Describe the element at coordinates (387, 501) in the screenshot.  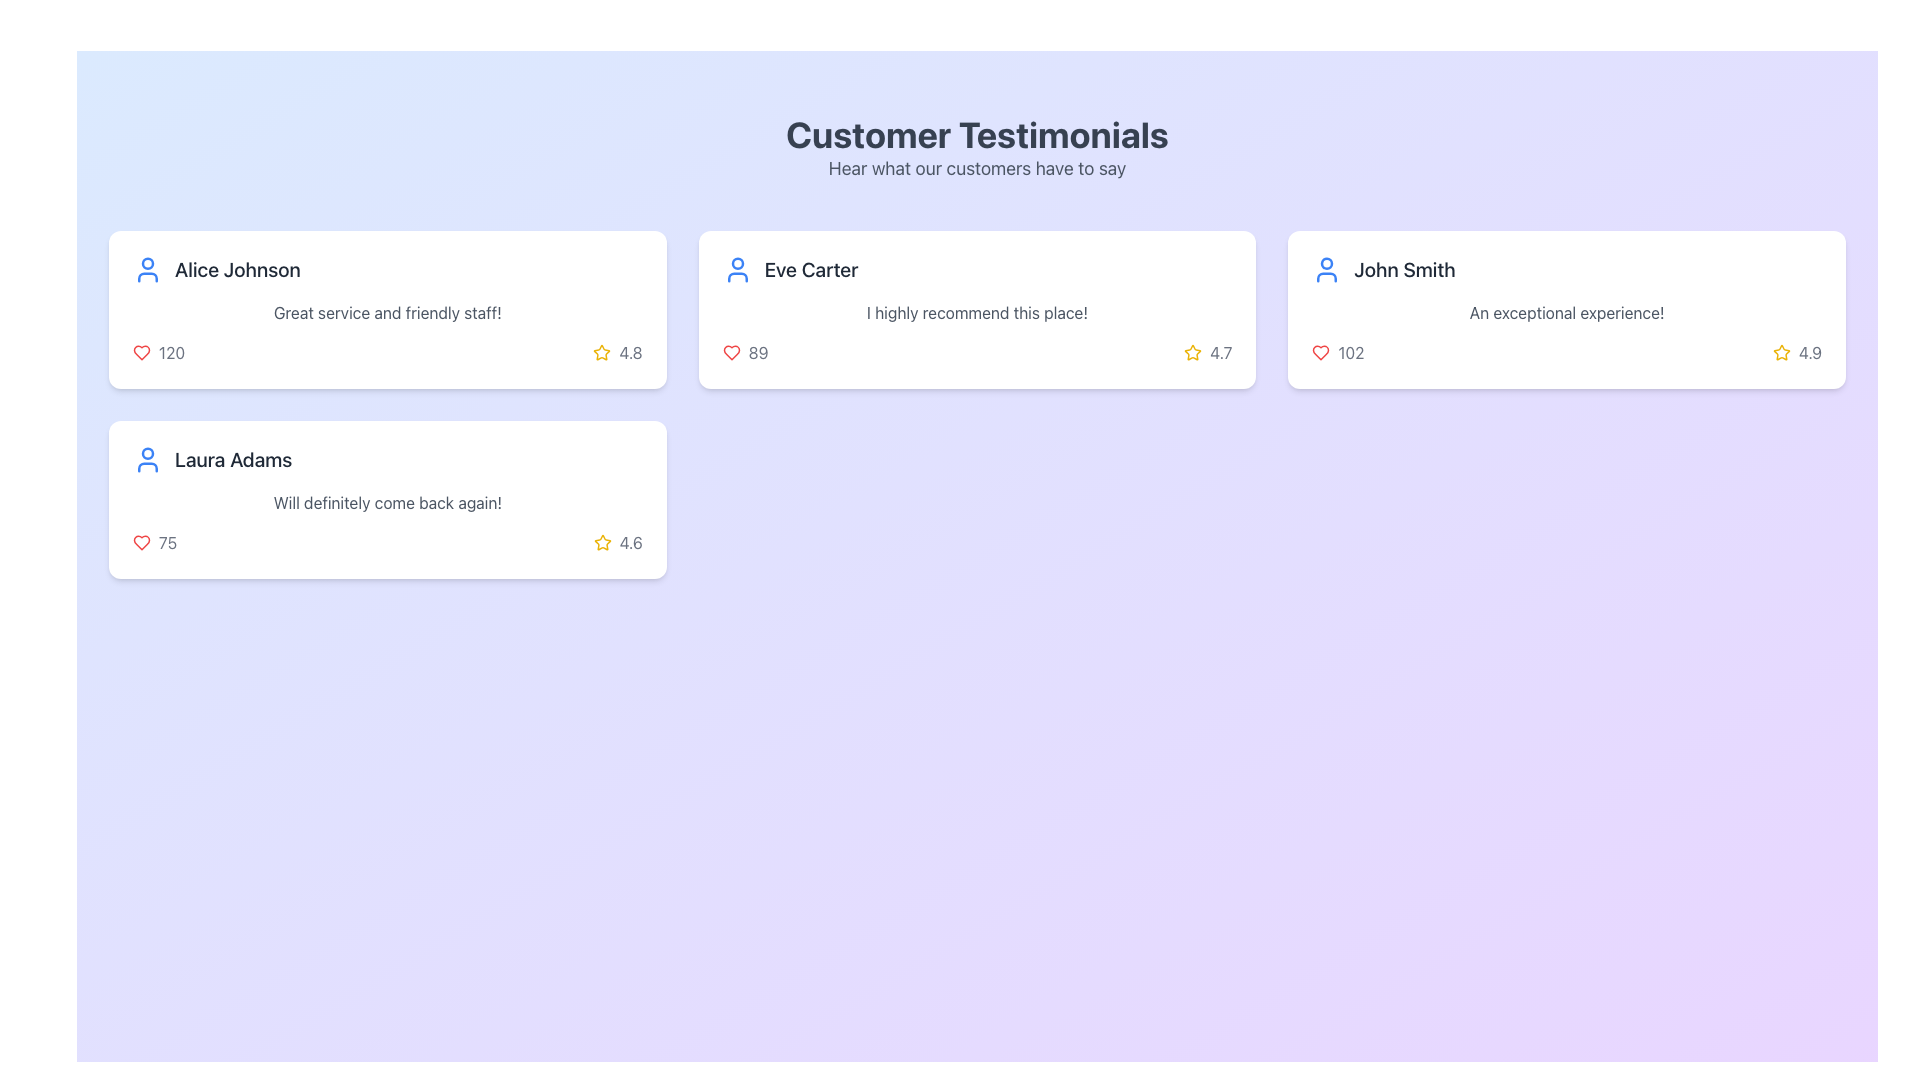
I see `the gray text element that says 'Will definitely come back again!' located within a white rounded card, positioned second from the top beneath the title 'Laura Adams'` at that location.